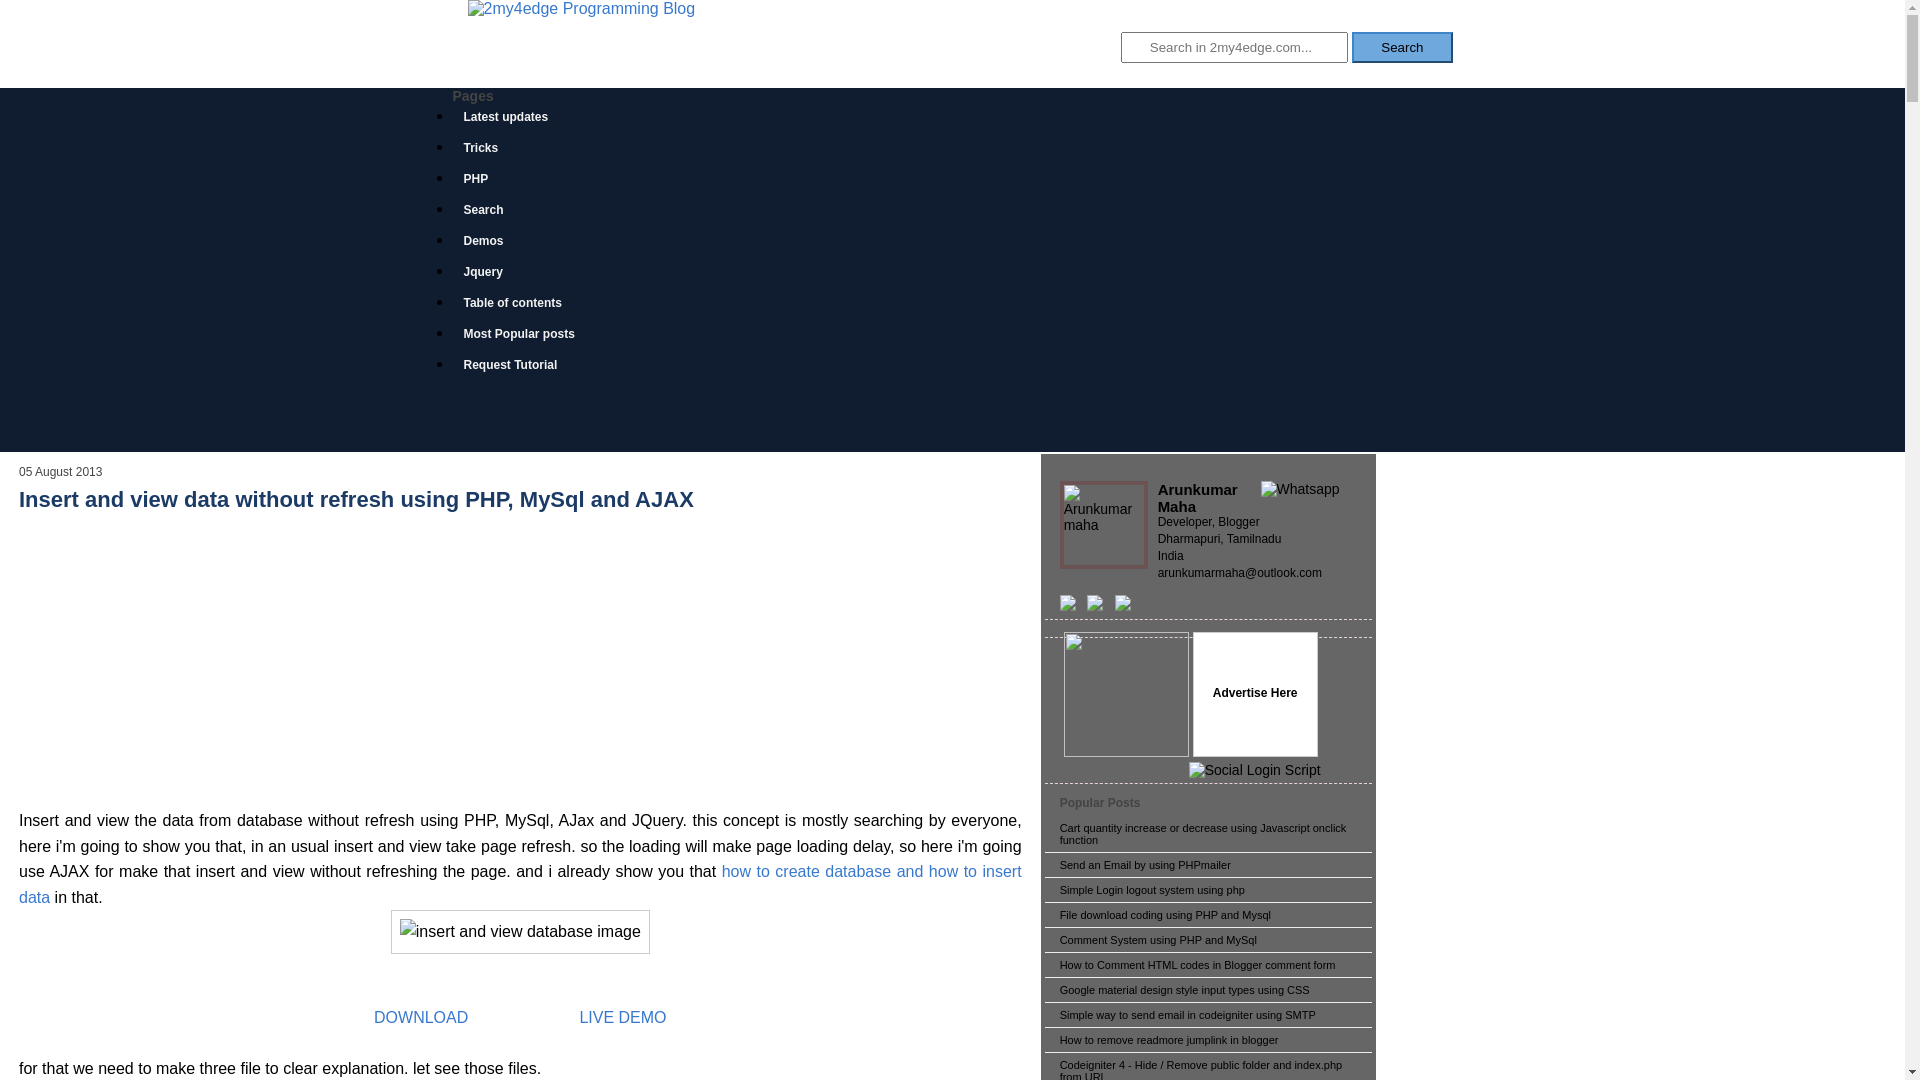 The height and width of the screenshot is (1080, 1920). What do you see at coordinates (1158, 940) in the screenshot?
I see `'Comment System using PHP and MySql'` at bounding box center [1158, 940].